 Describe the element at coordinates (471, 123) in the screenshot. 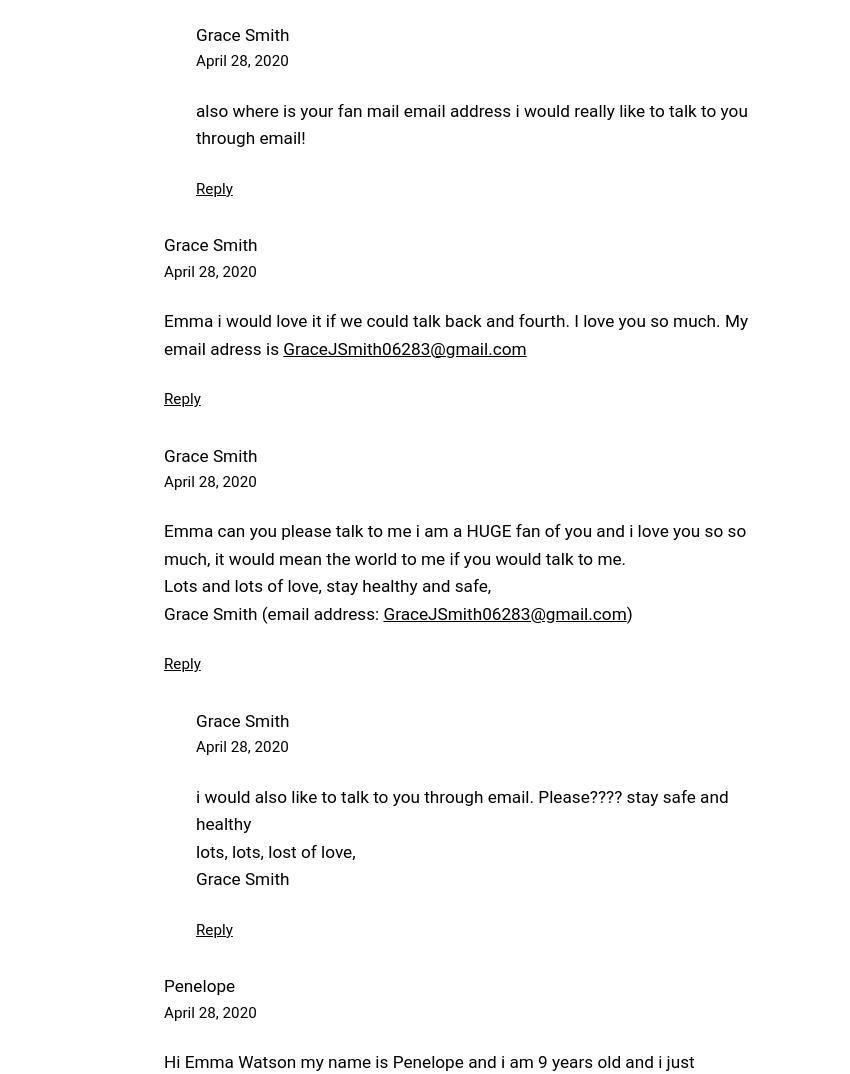

I see `'also where is your fan mail email address i would really like to talk to you through email!'` at that location.